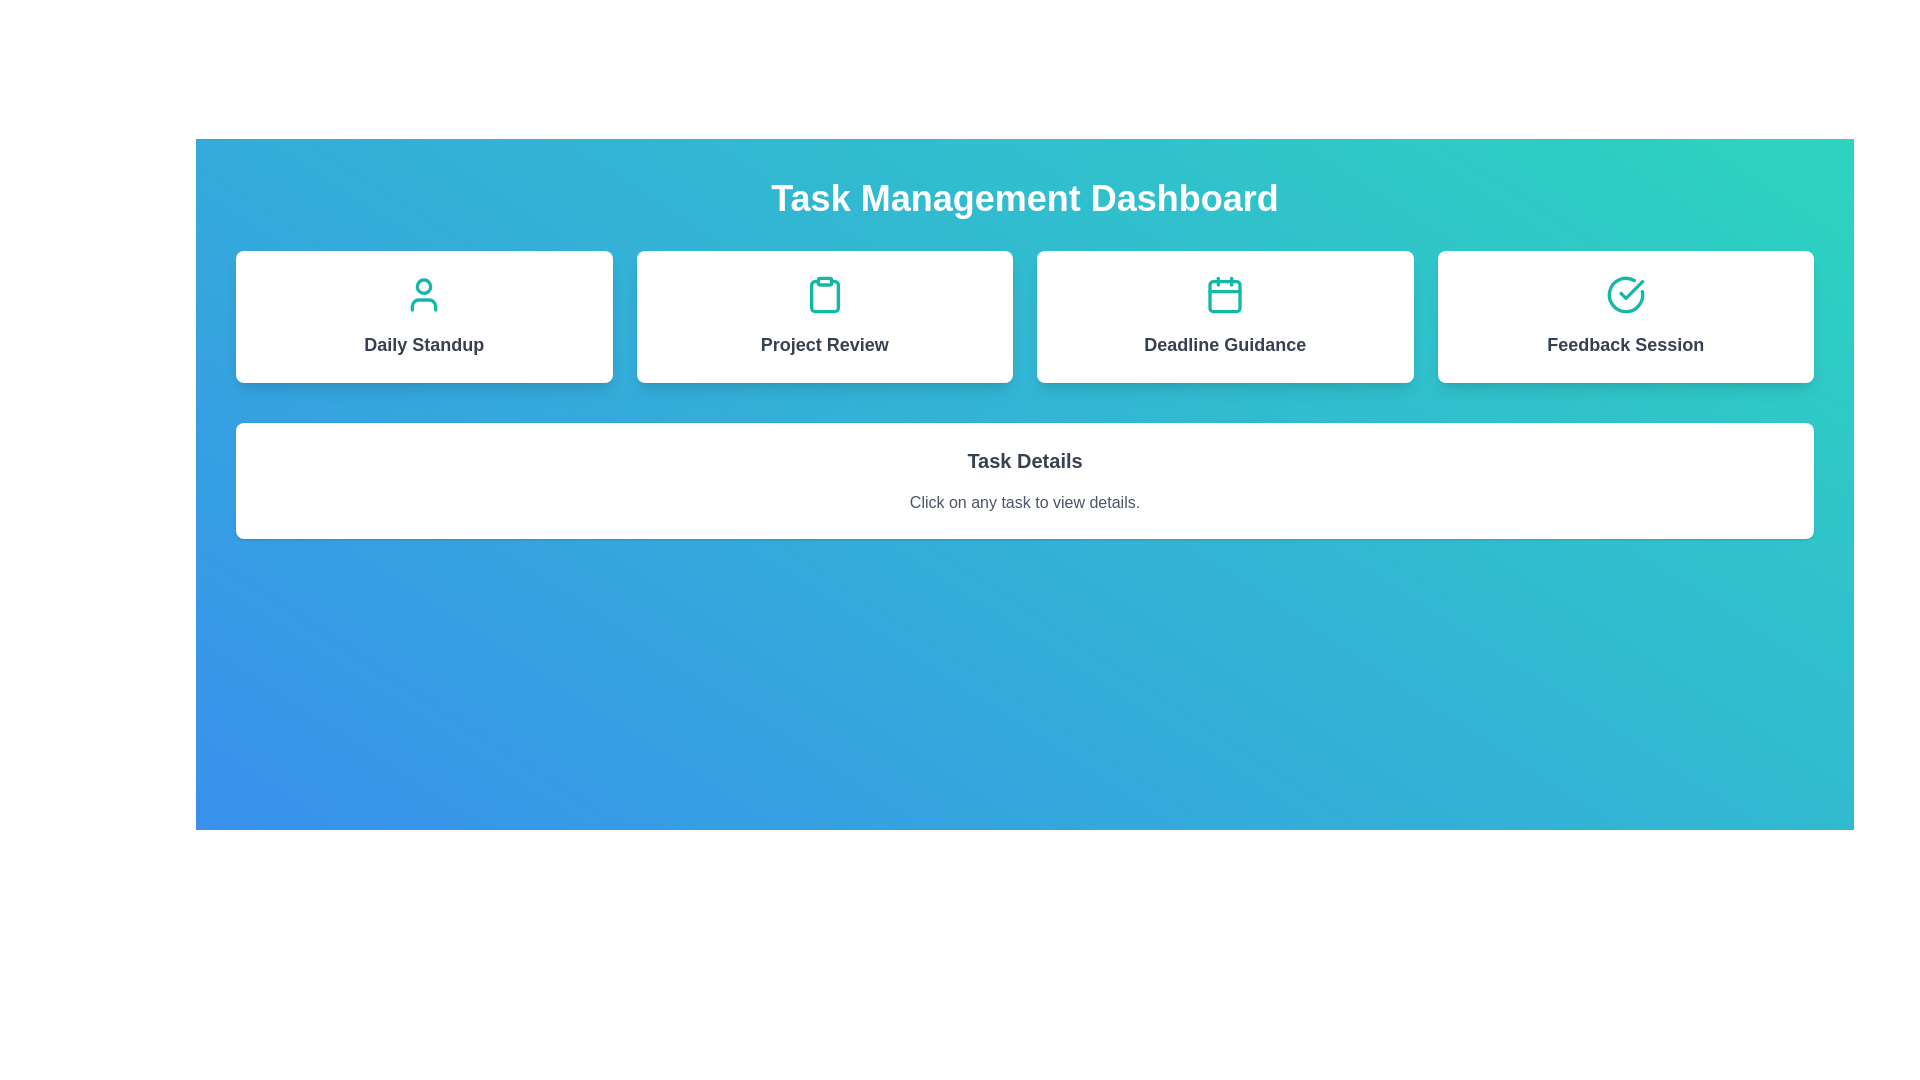  What do you see at coordinates (824, 296) in the screenshot?
I see `the clipboard icon representing the 'Project Review' functionality, which is centered in the second card from the left in a row of four cards` at bounding box center [824, 296].